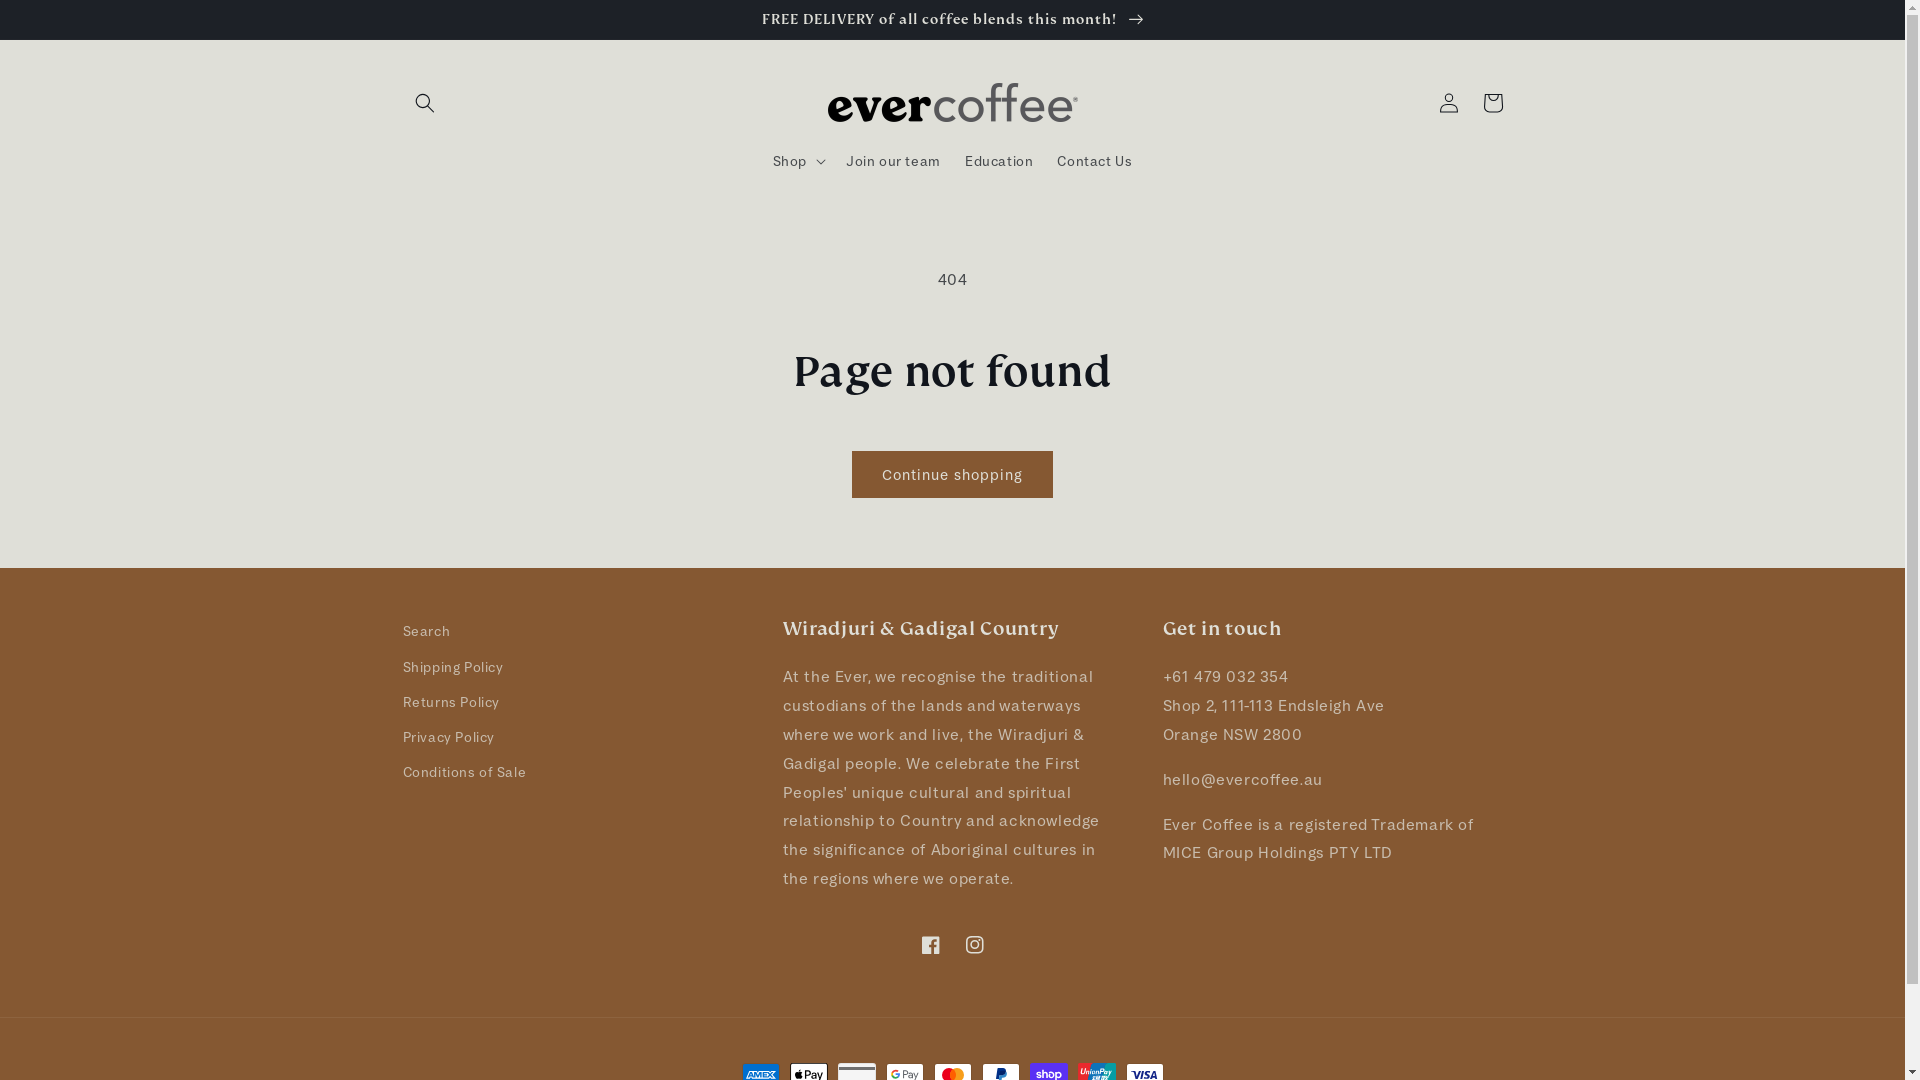  Describe the element at coordinates (1424, 103) in the screenshot. I see `'Log in'` at that location.